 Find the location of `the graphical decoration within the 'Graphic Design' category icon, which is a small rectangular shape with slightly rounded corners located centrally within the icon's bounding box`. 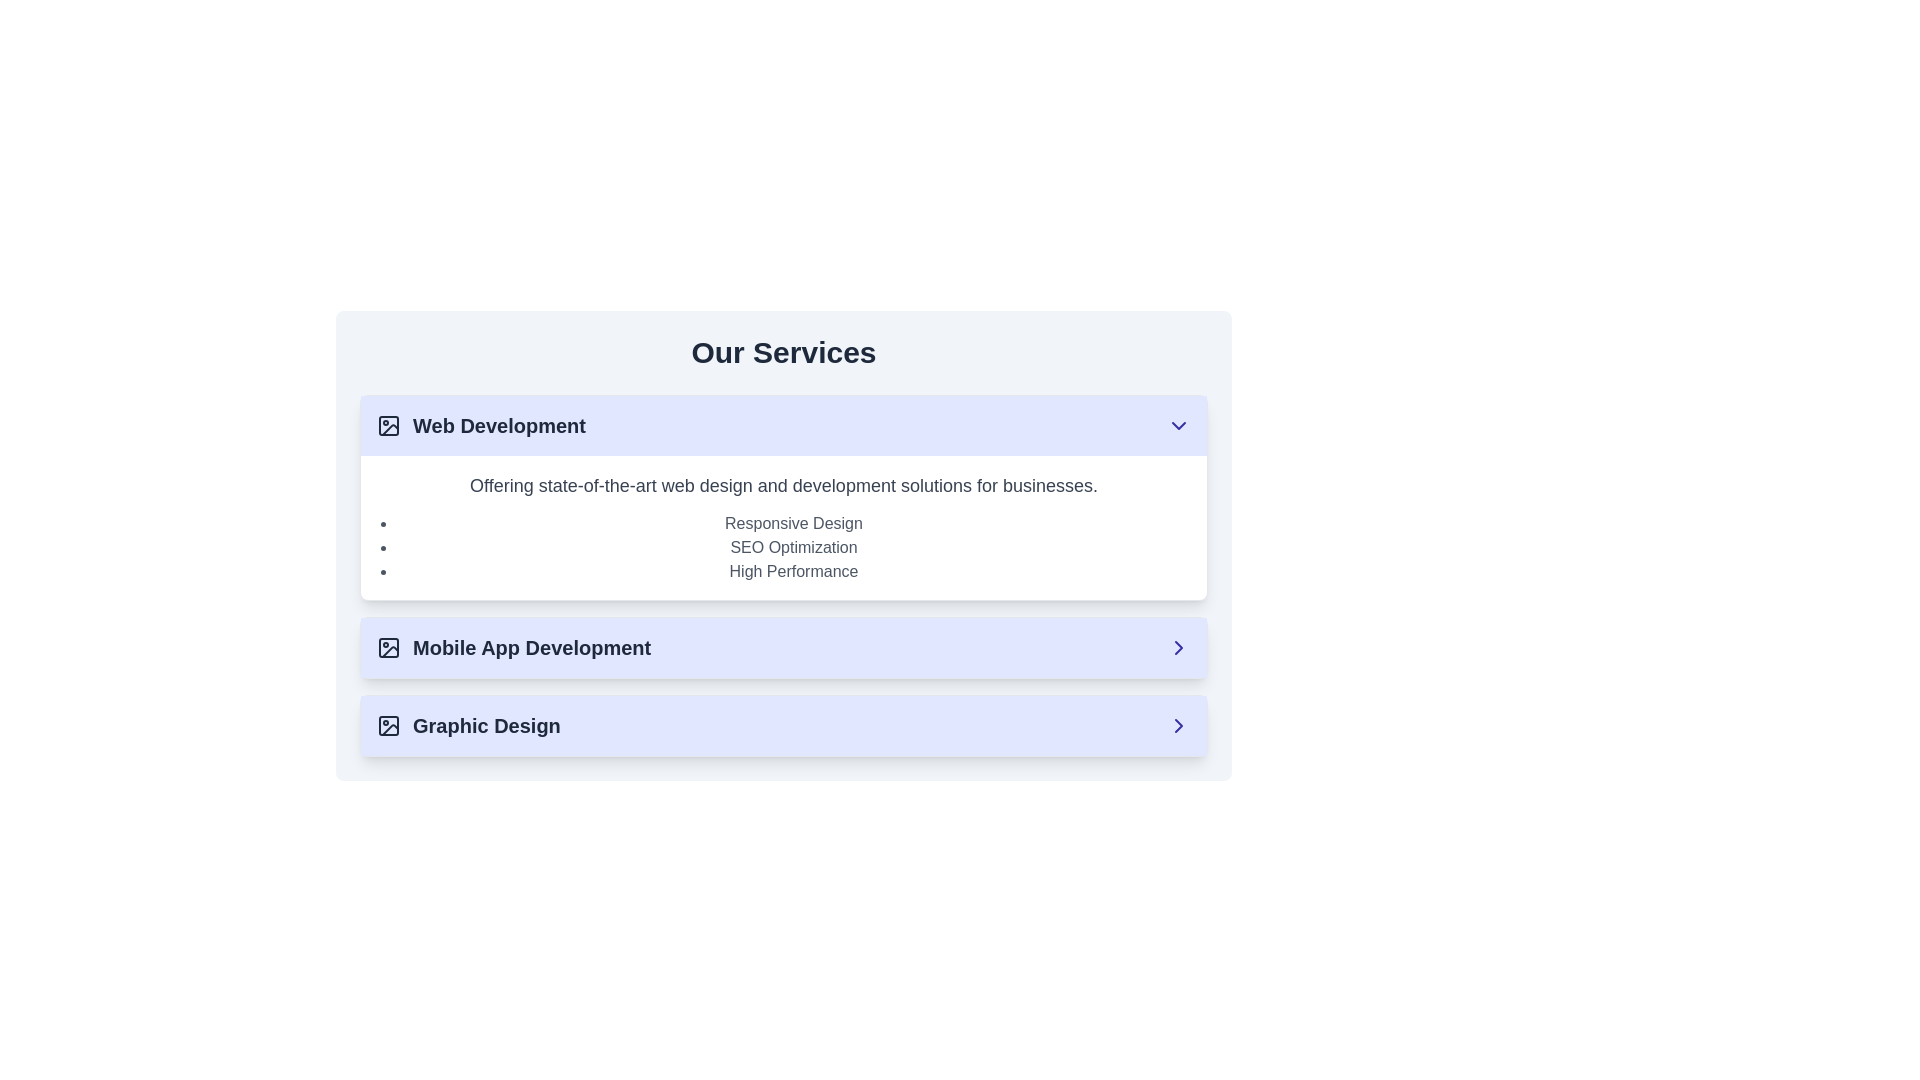

the graphical decoration within the 'Graphic Design' category icon, which is a small rectangular shape with slightly rounded corners located centrally within the icon's bounding box is located at coordinates (388, 725).